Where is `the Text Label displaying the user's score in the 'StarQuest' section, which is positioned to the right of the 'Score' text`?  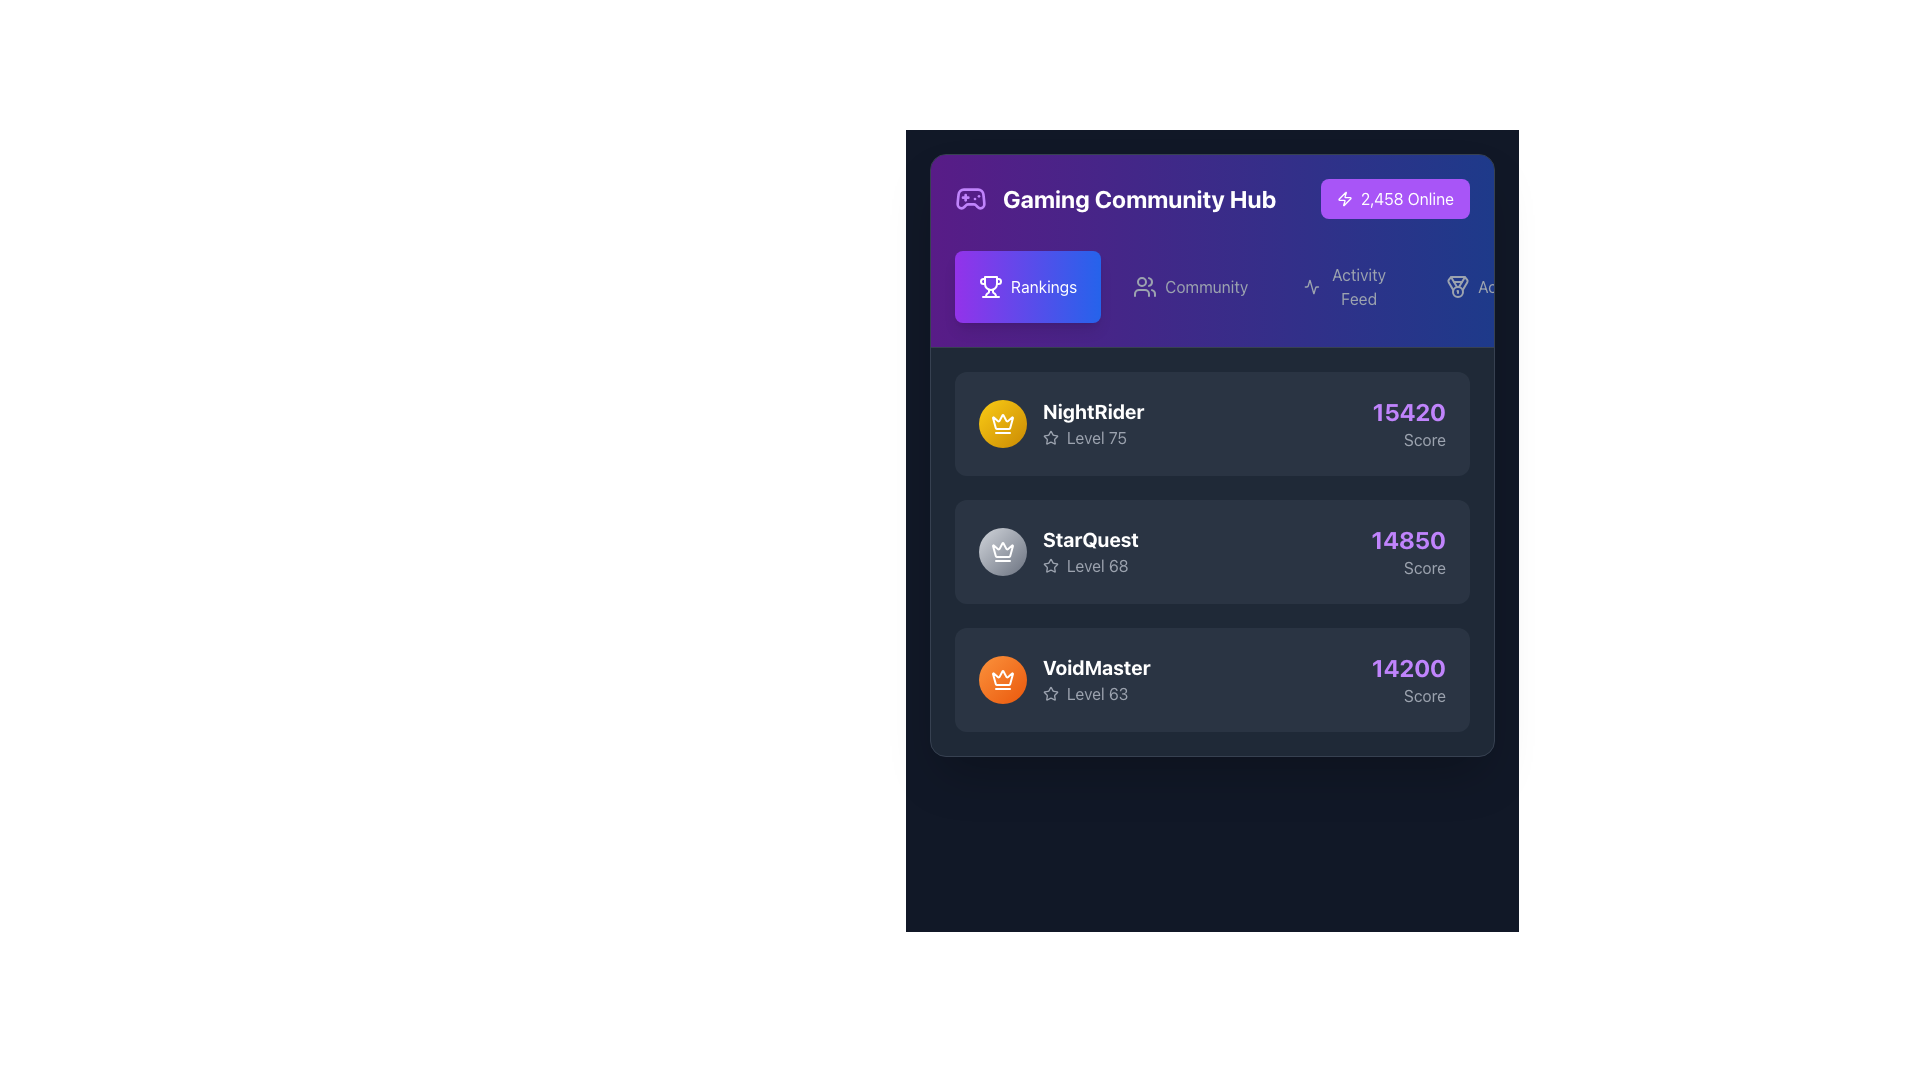 the Text Label displaying the user's score in the 'StarQuest' section, which is positioned to the right of the 'Score' text is located at coordinates (1407, 540).